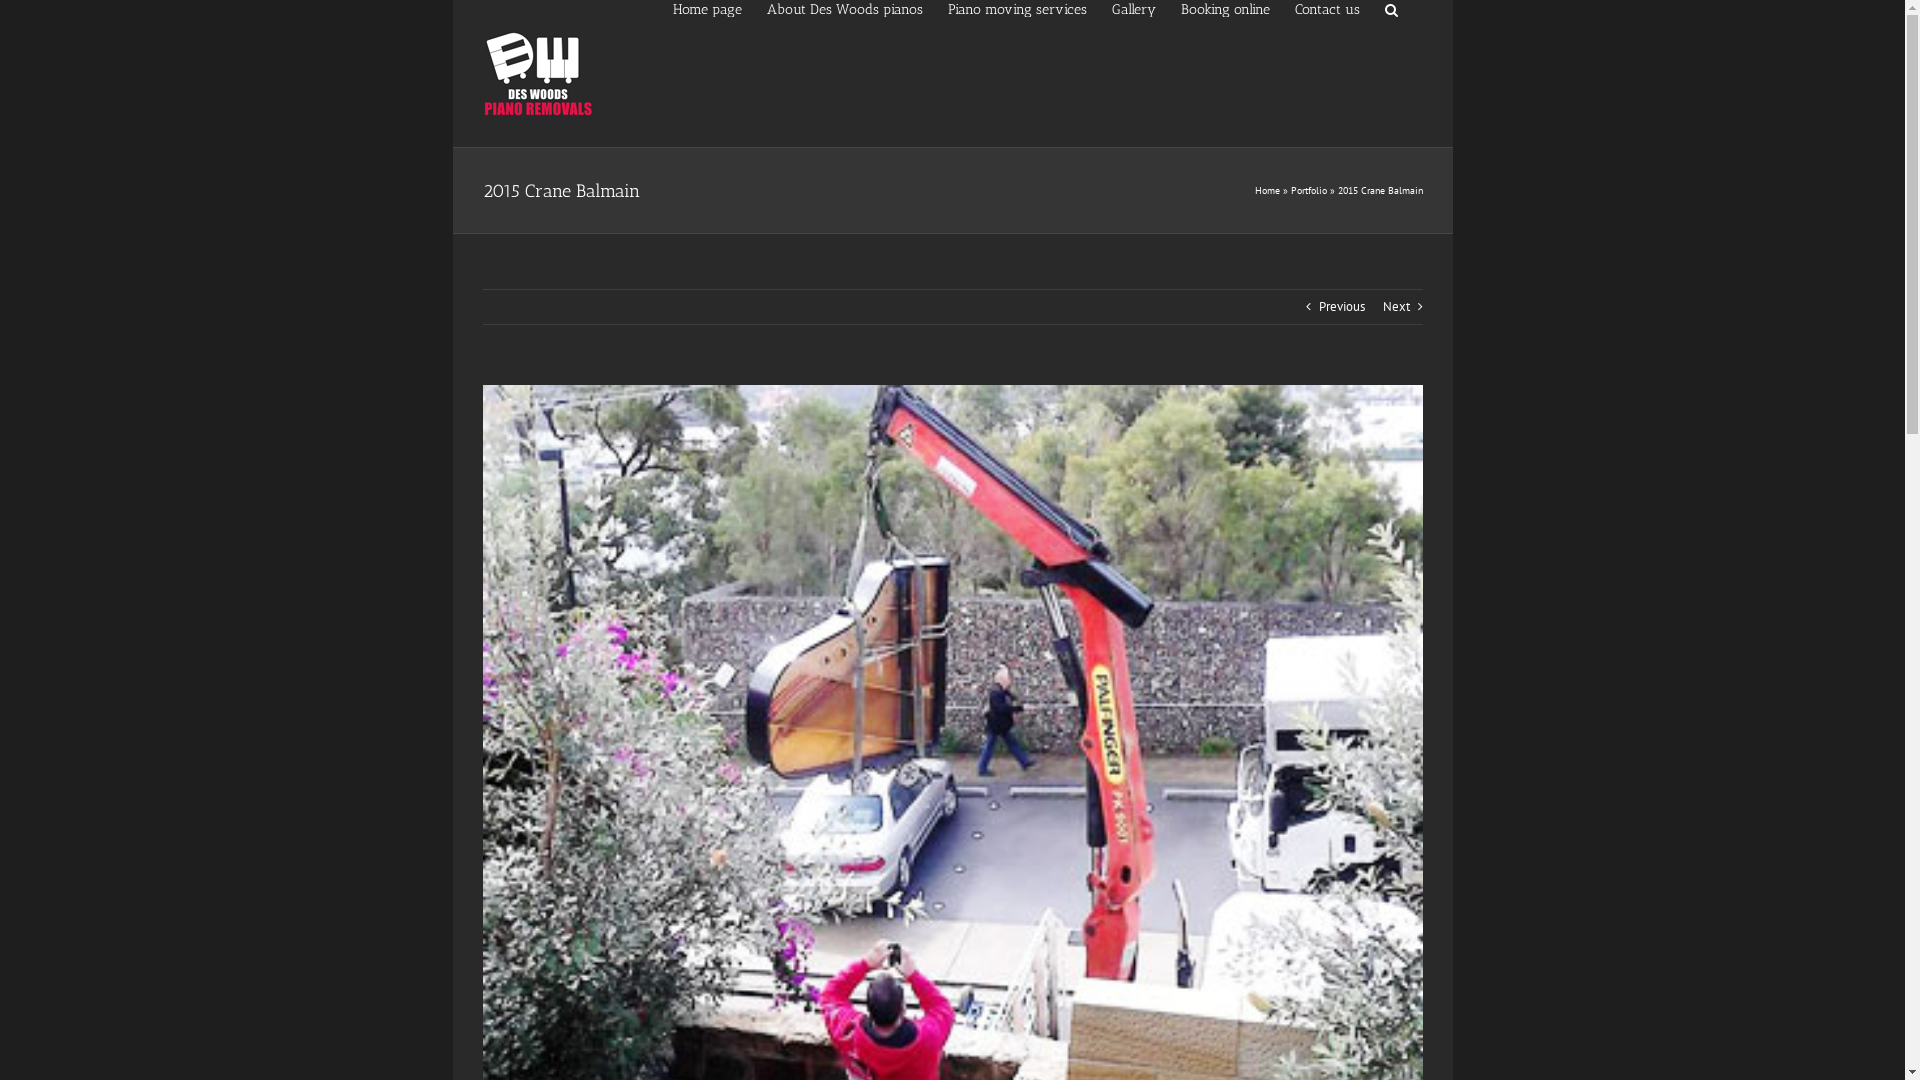  I want to click on 'Booking online', so click(1223, 8).